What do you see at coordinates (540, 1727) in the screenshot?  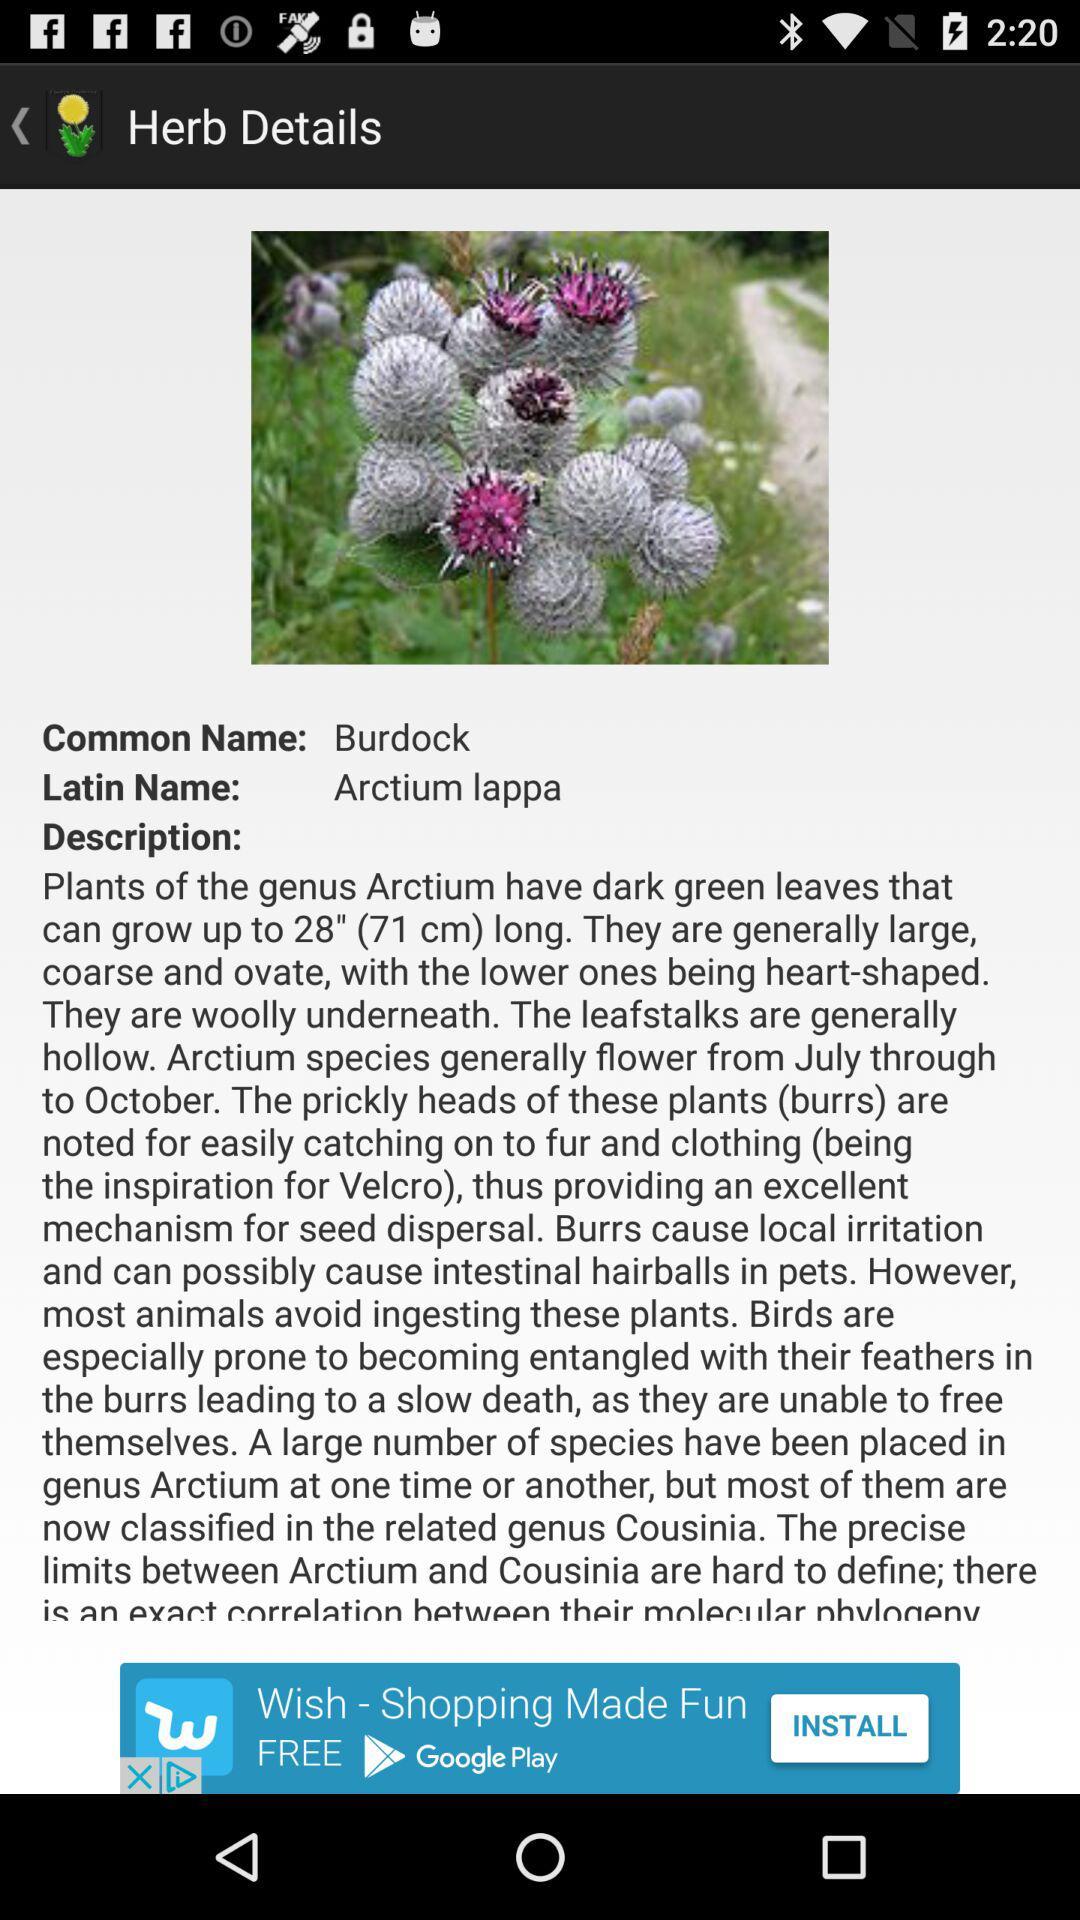 I see `install app` at bounding box center [540, 1727].